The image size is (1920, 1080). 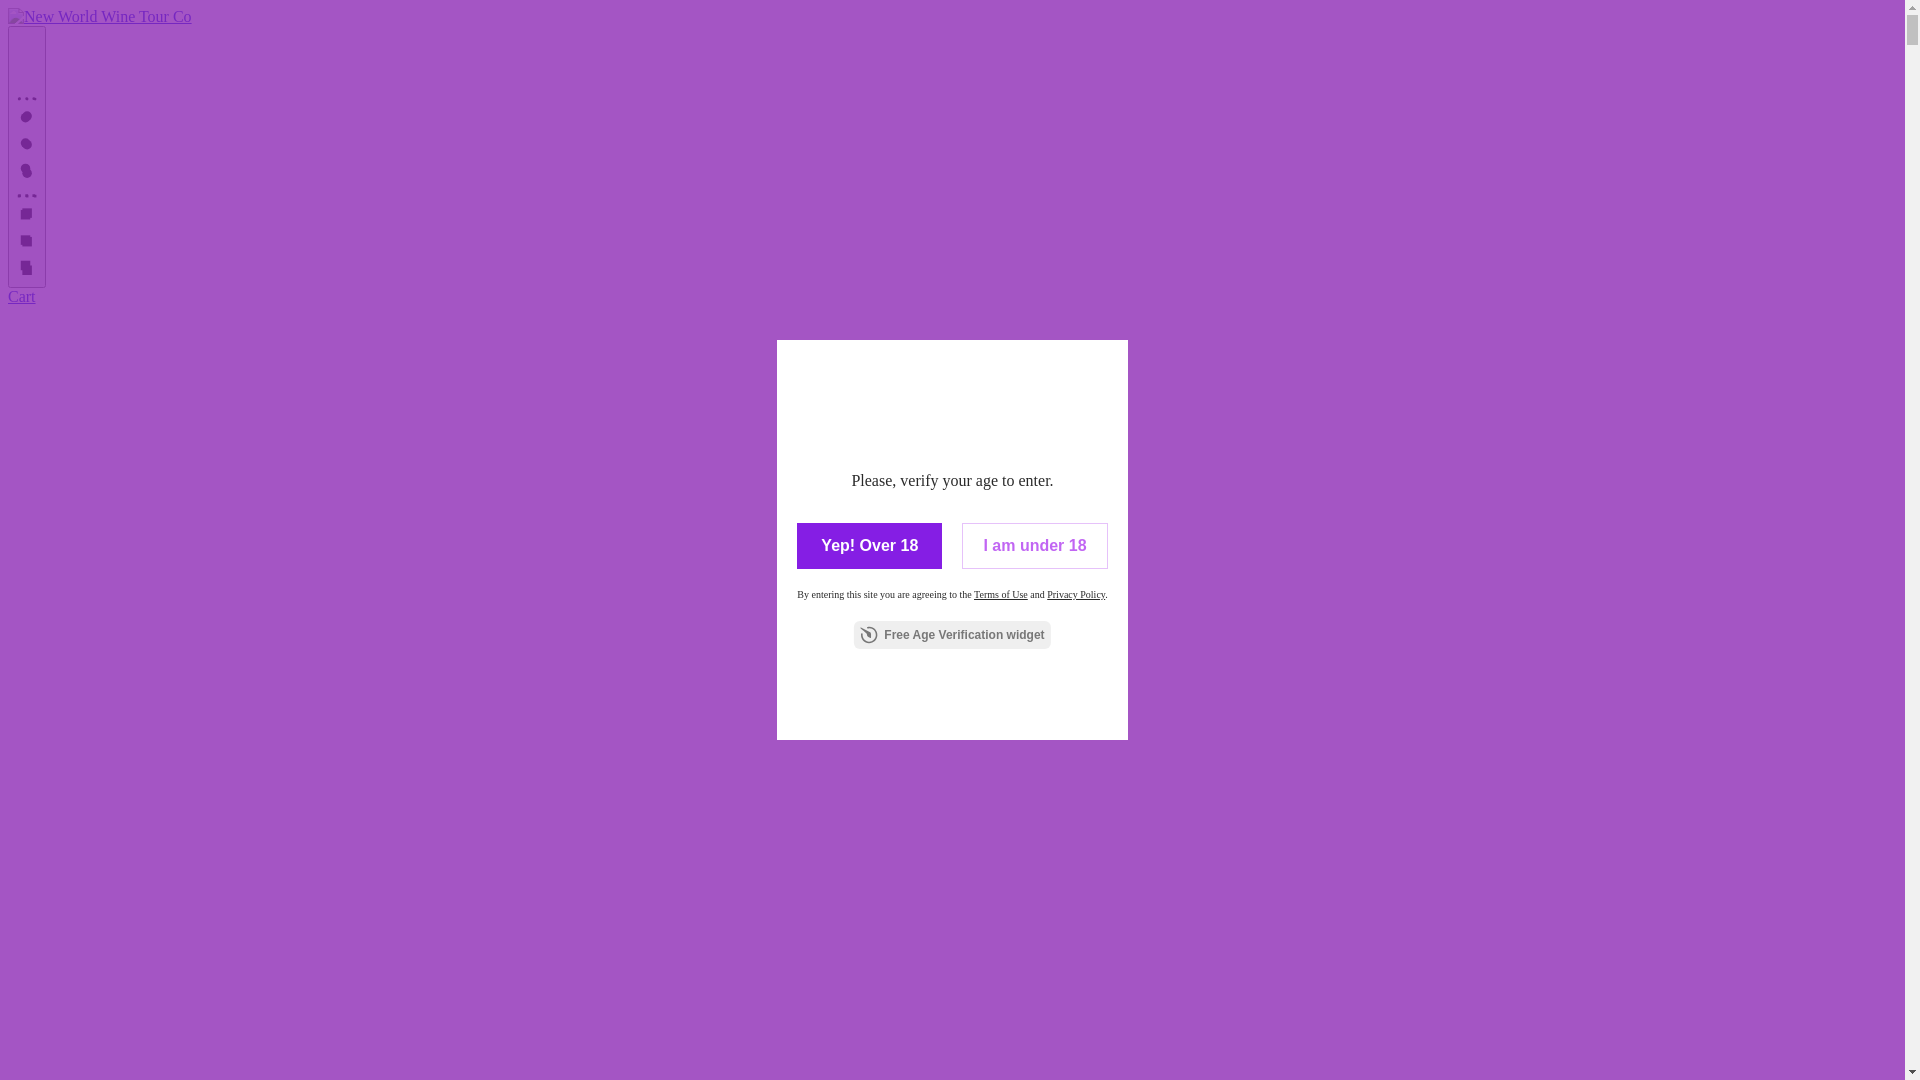 What do you see at coordinates (1074, 593) in the screenshot?
I see `'Privacy Policy'` at bounding box center [1074, 593].